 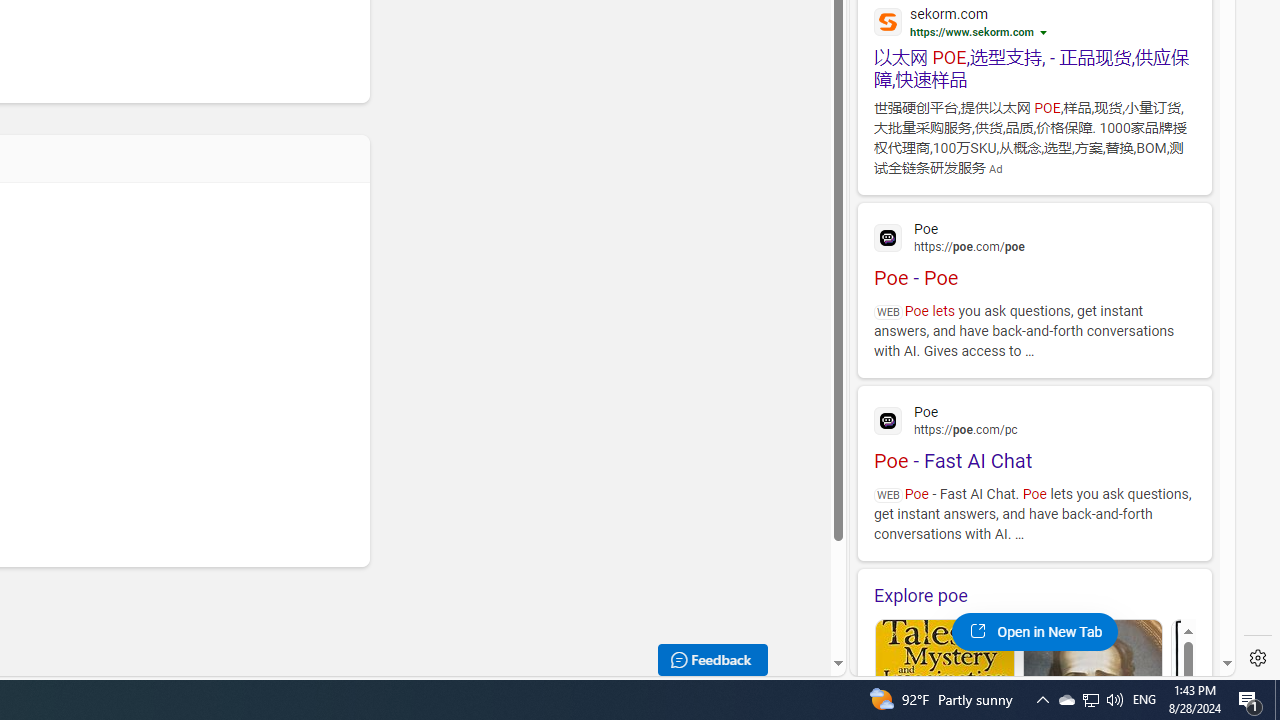 I want to click on 'Poe - Poe', so click(x=1034, y=251).